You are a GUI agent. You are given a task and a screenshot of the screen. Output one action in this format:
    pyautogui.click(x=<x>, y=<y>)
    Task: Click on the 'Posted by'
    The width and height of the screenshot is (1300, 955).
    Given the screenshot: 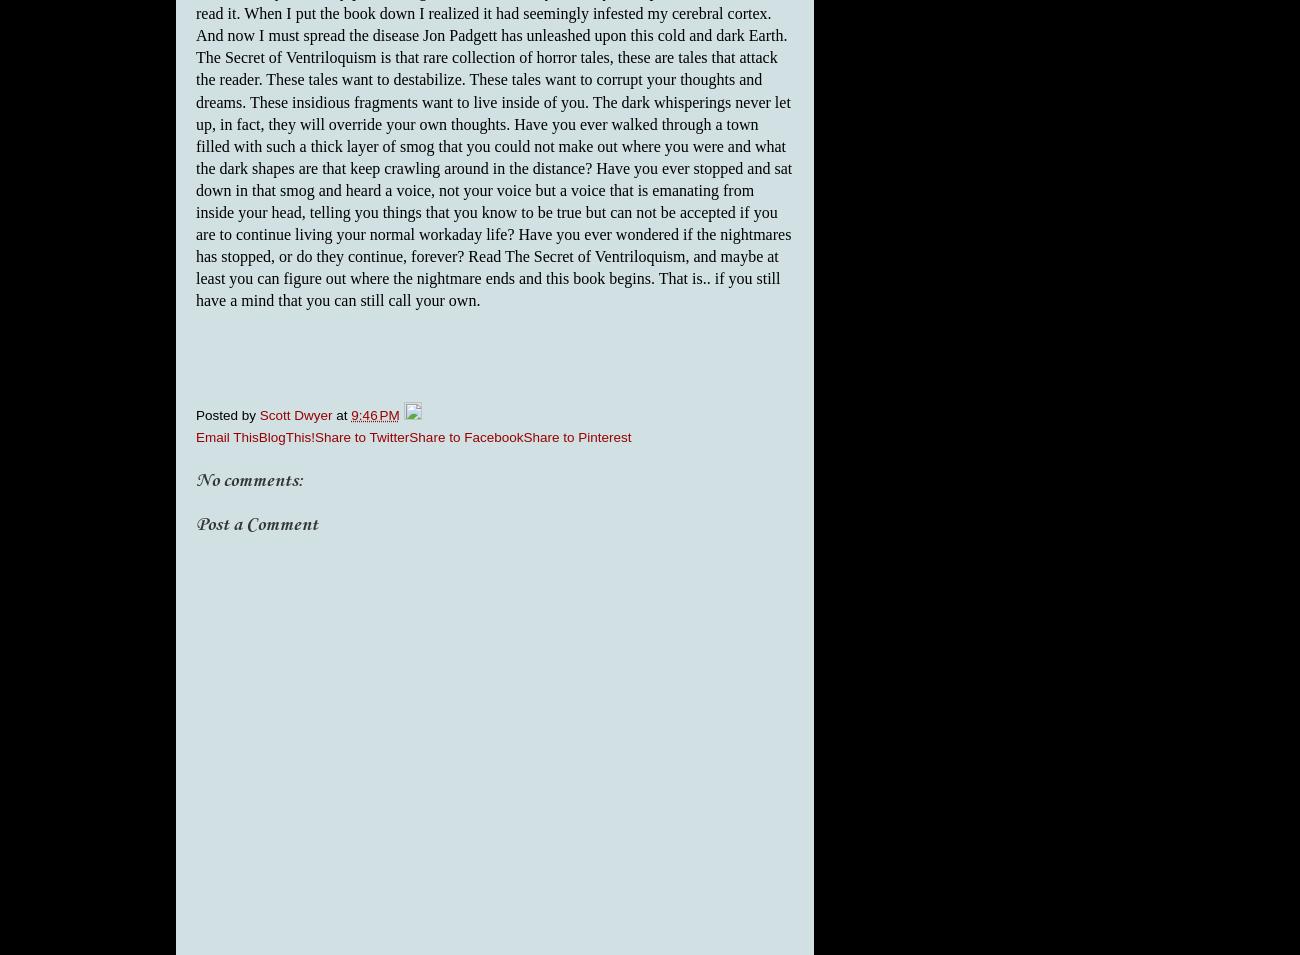 What is the action you would take?
    pyautogui.click(x=196, y=414)
    